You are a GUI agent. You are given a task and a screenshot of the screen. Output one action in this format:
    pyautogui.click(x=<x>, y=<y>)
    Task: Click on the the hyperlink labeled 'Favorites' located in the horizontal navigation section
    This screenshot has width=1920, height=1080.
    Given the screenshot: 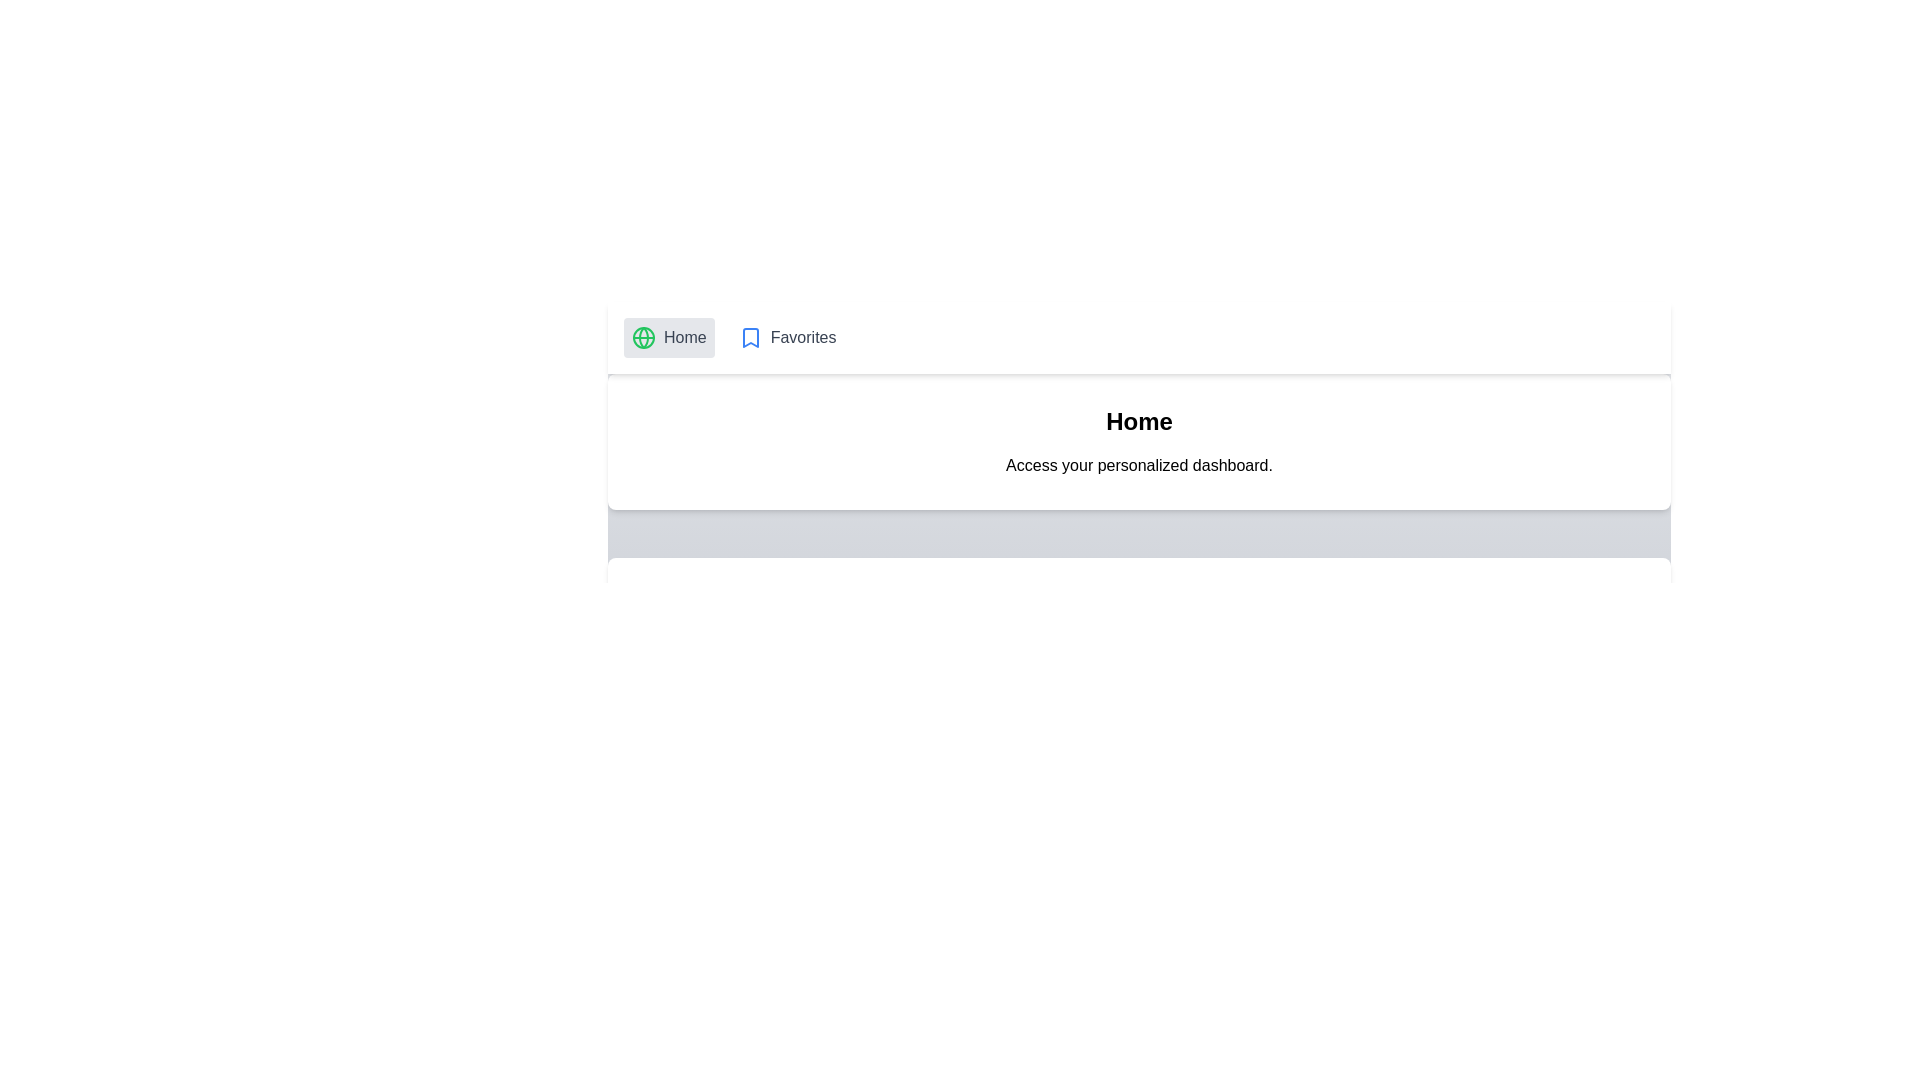 What is the action you would take?
    pyautogui.click(x=803, y=337)
    